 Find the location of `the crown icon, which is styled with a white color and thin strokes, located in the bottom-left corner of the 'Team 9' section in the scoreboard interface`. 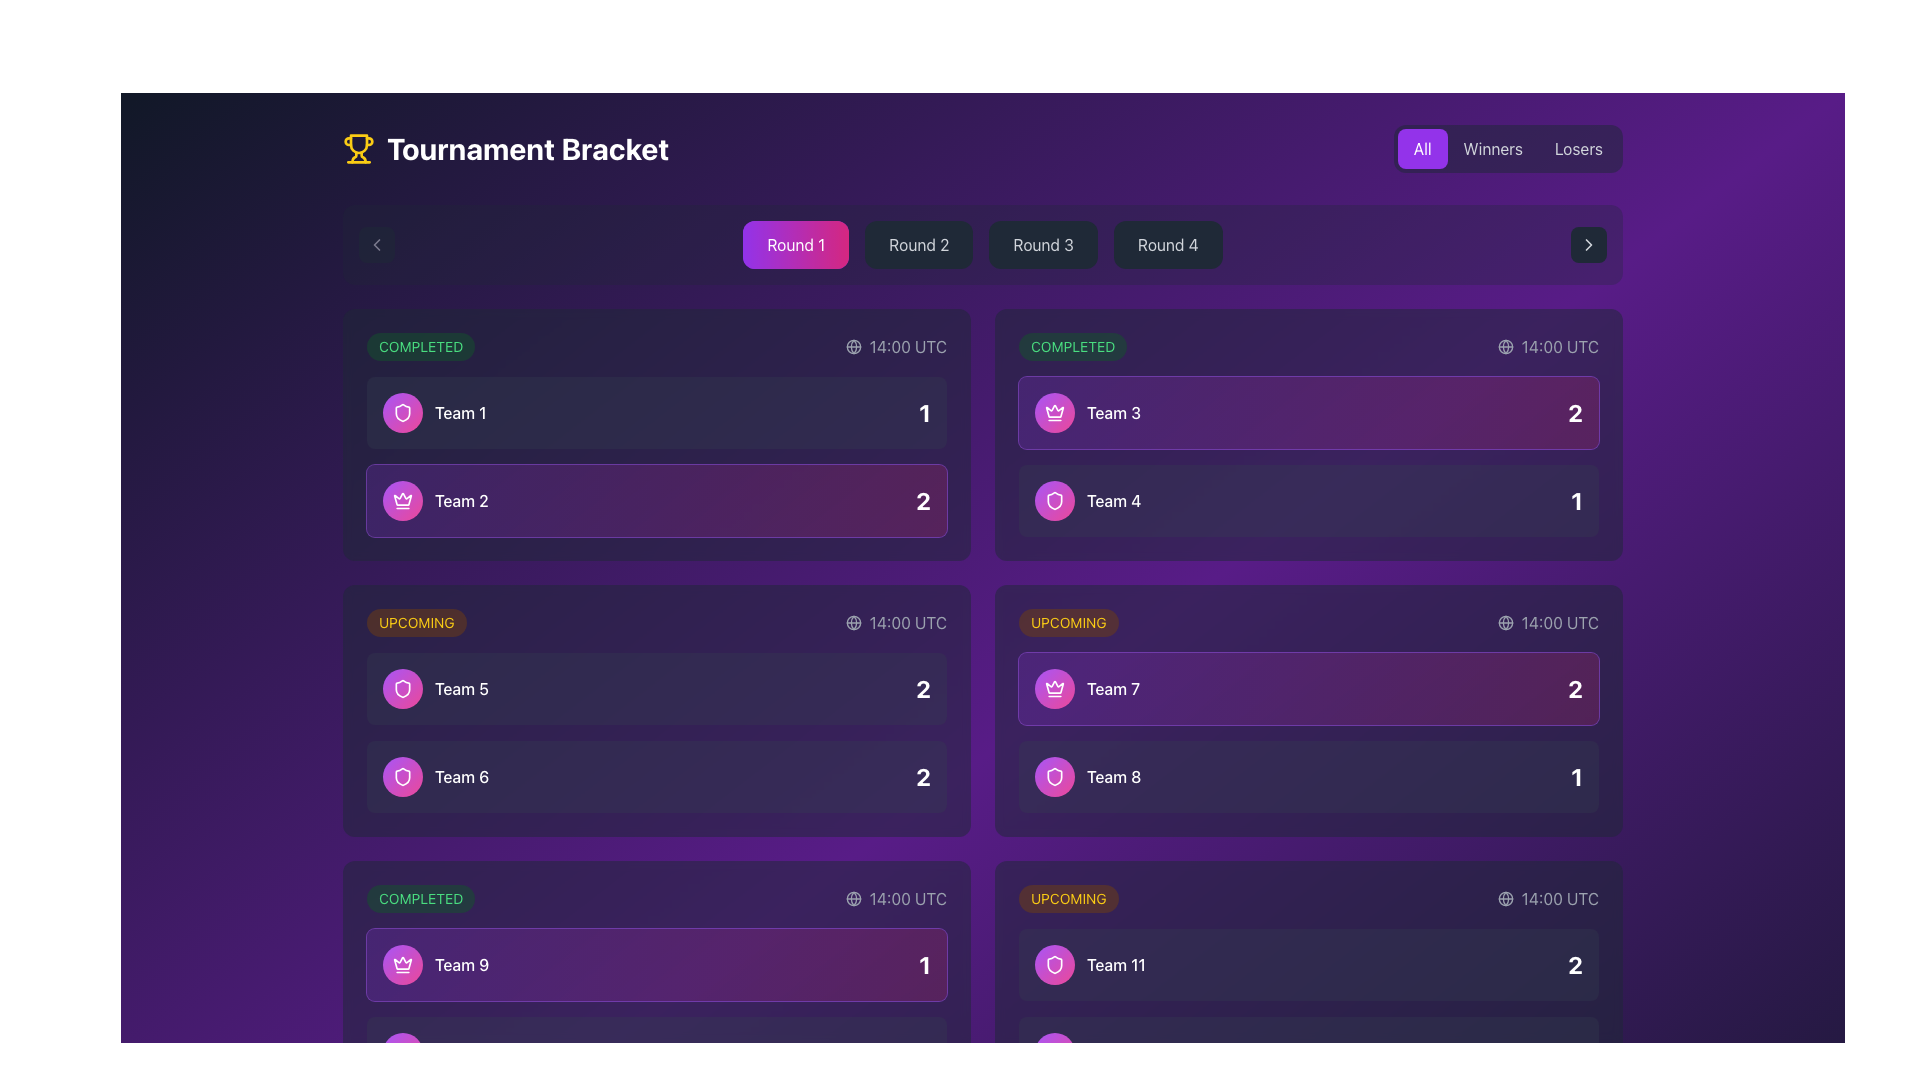

the crown icon, which is styled with a white color and thin strokes, located in the bottom-left corner of the 'Team 9' section in the scoreboard interface is located at coordinates (402, 498).